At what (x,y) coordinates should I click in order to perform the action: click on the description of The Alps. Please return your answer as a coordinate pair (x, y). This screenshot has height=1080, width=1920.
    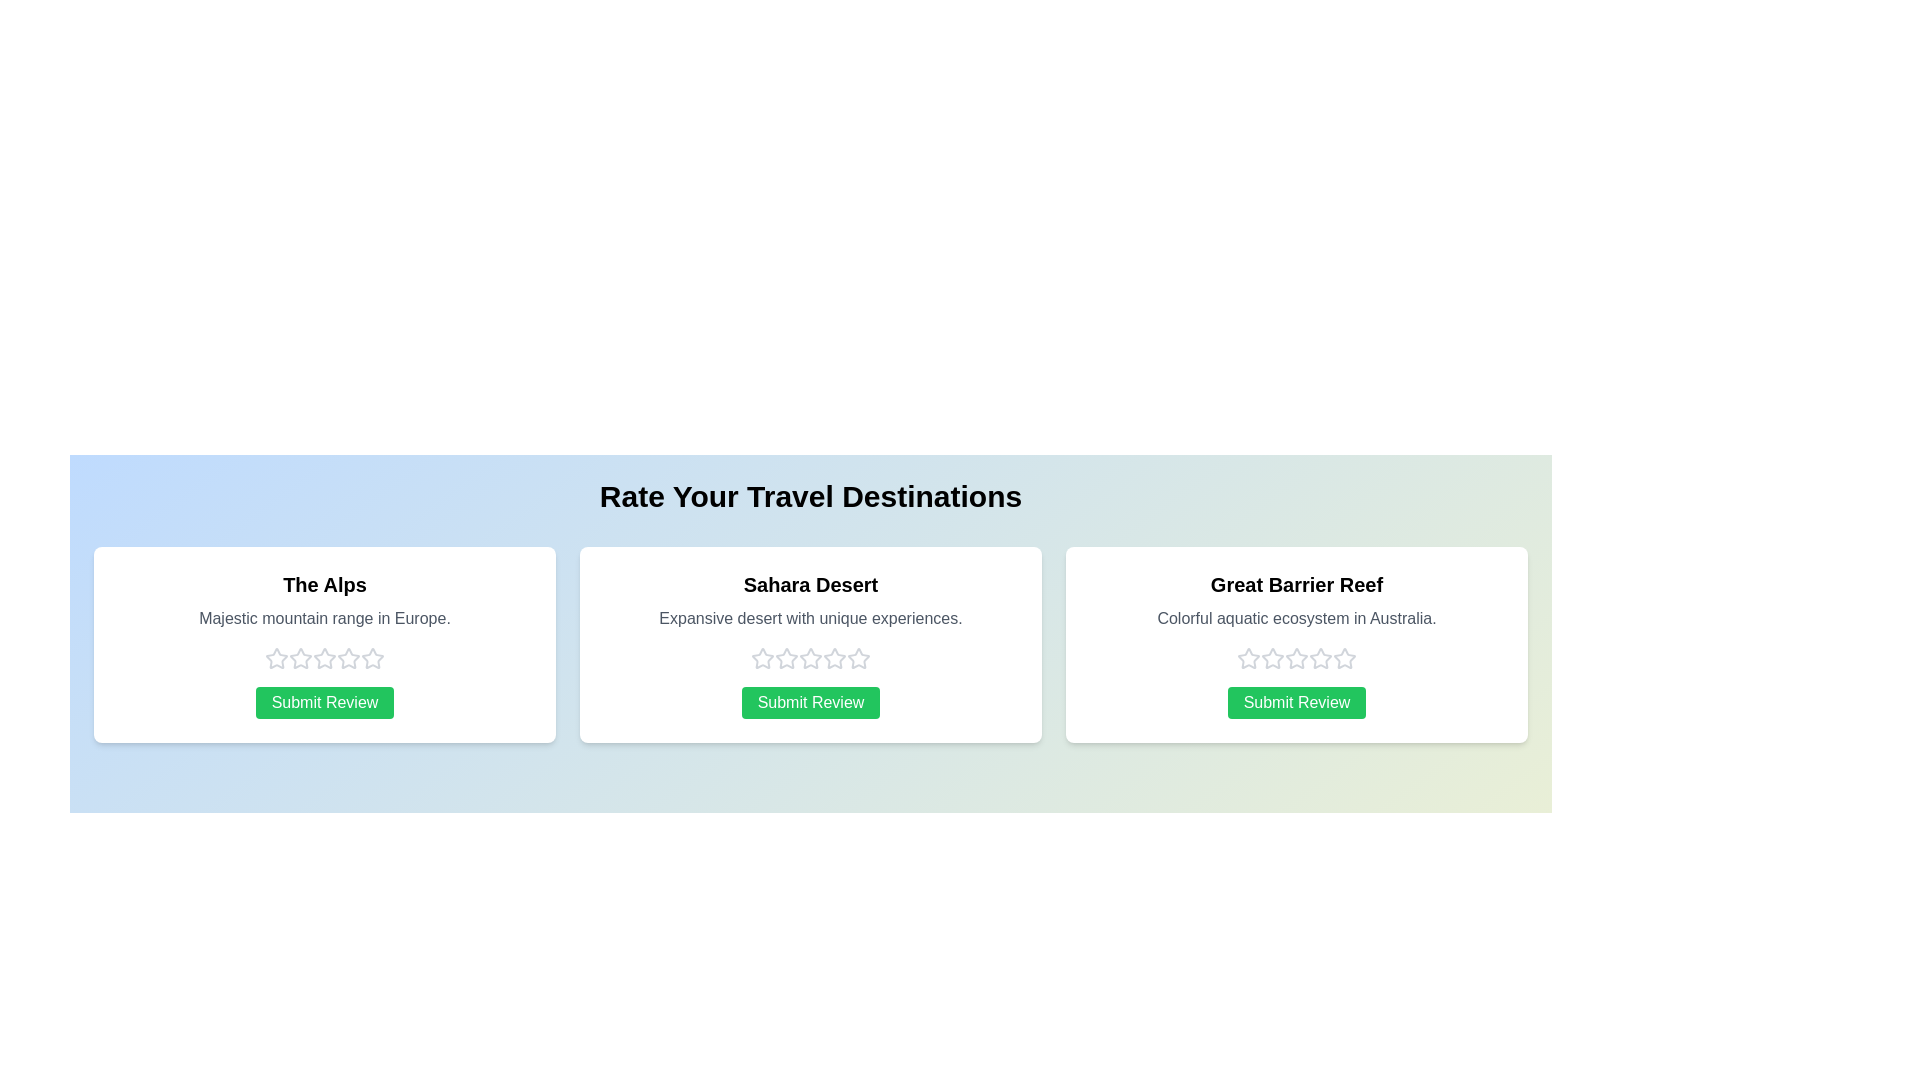
    Looking at the image, I should click on (325, 617).